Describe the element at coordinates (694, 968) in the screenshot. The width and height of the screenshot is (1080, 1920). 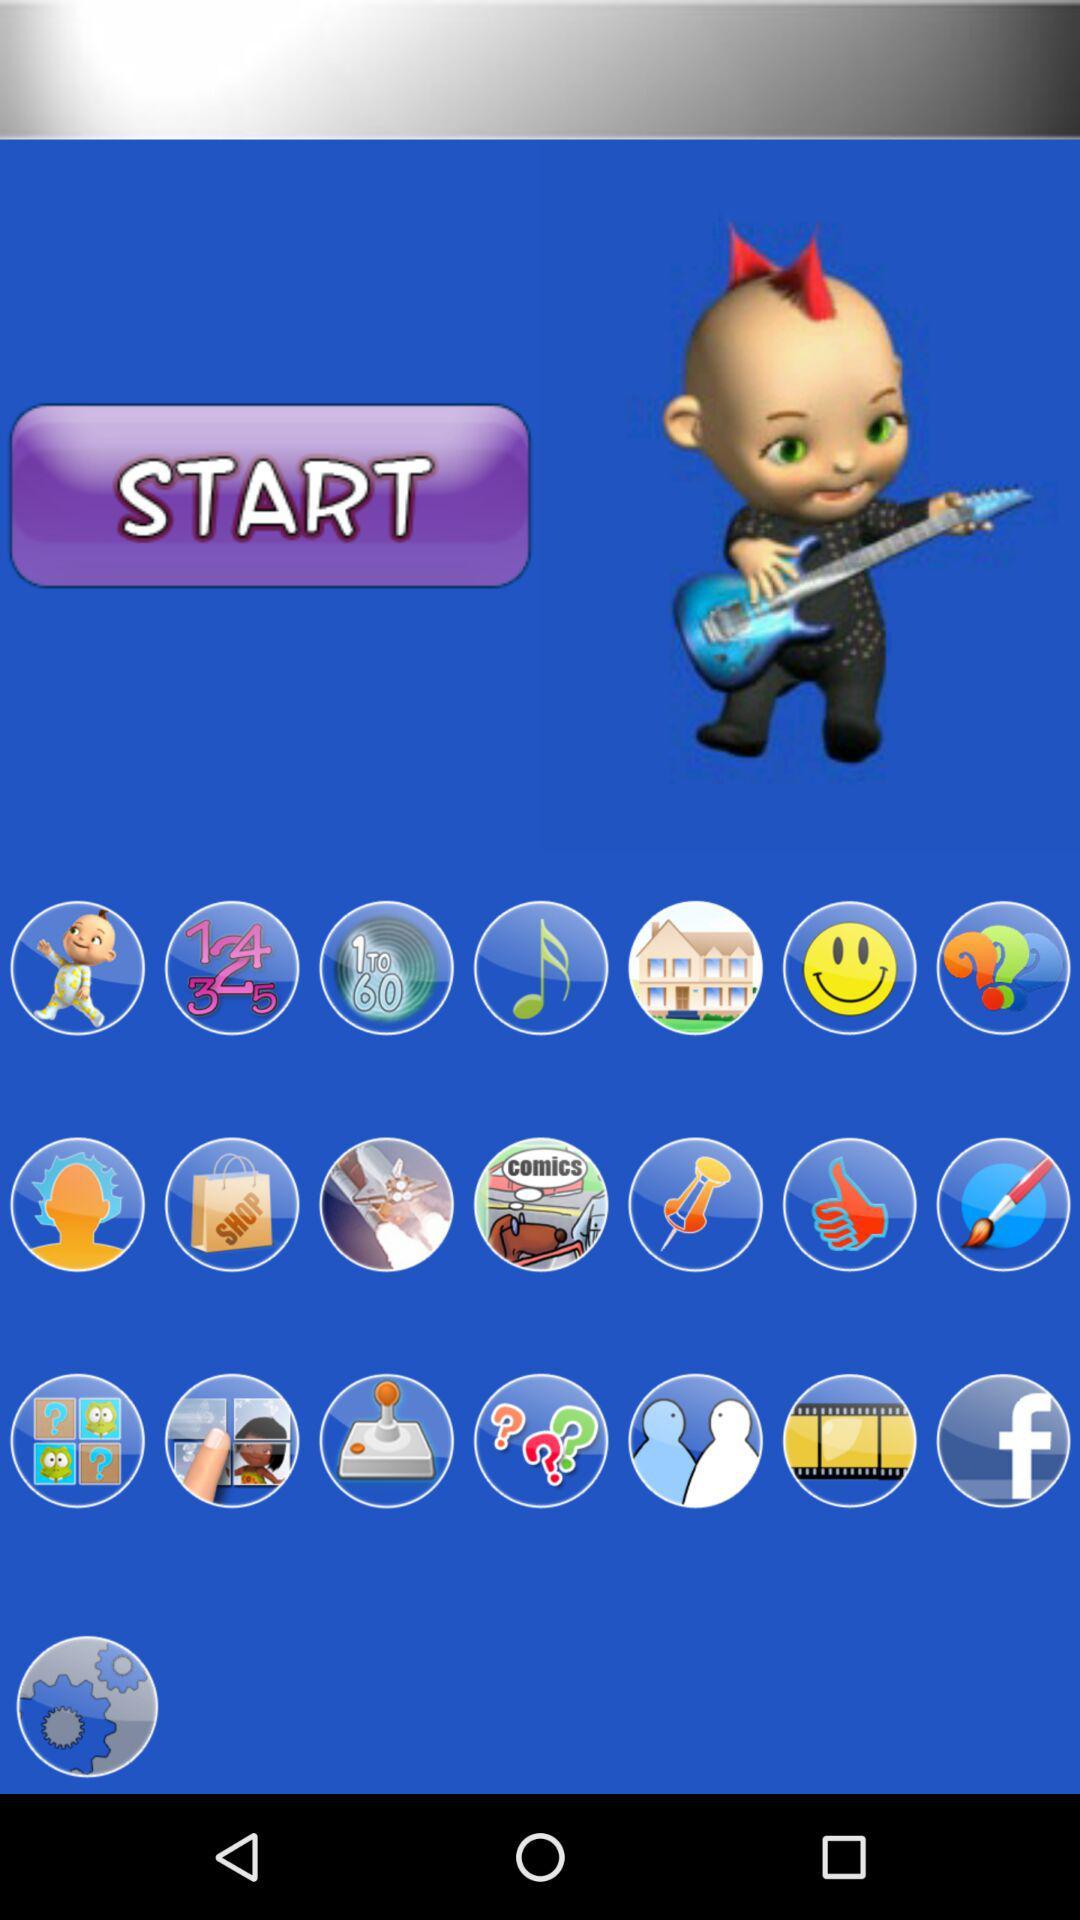
I see `choose the game` at that location.